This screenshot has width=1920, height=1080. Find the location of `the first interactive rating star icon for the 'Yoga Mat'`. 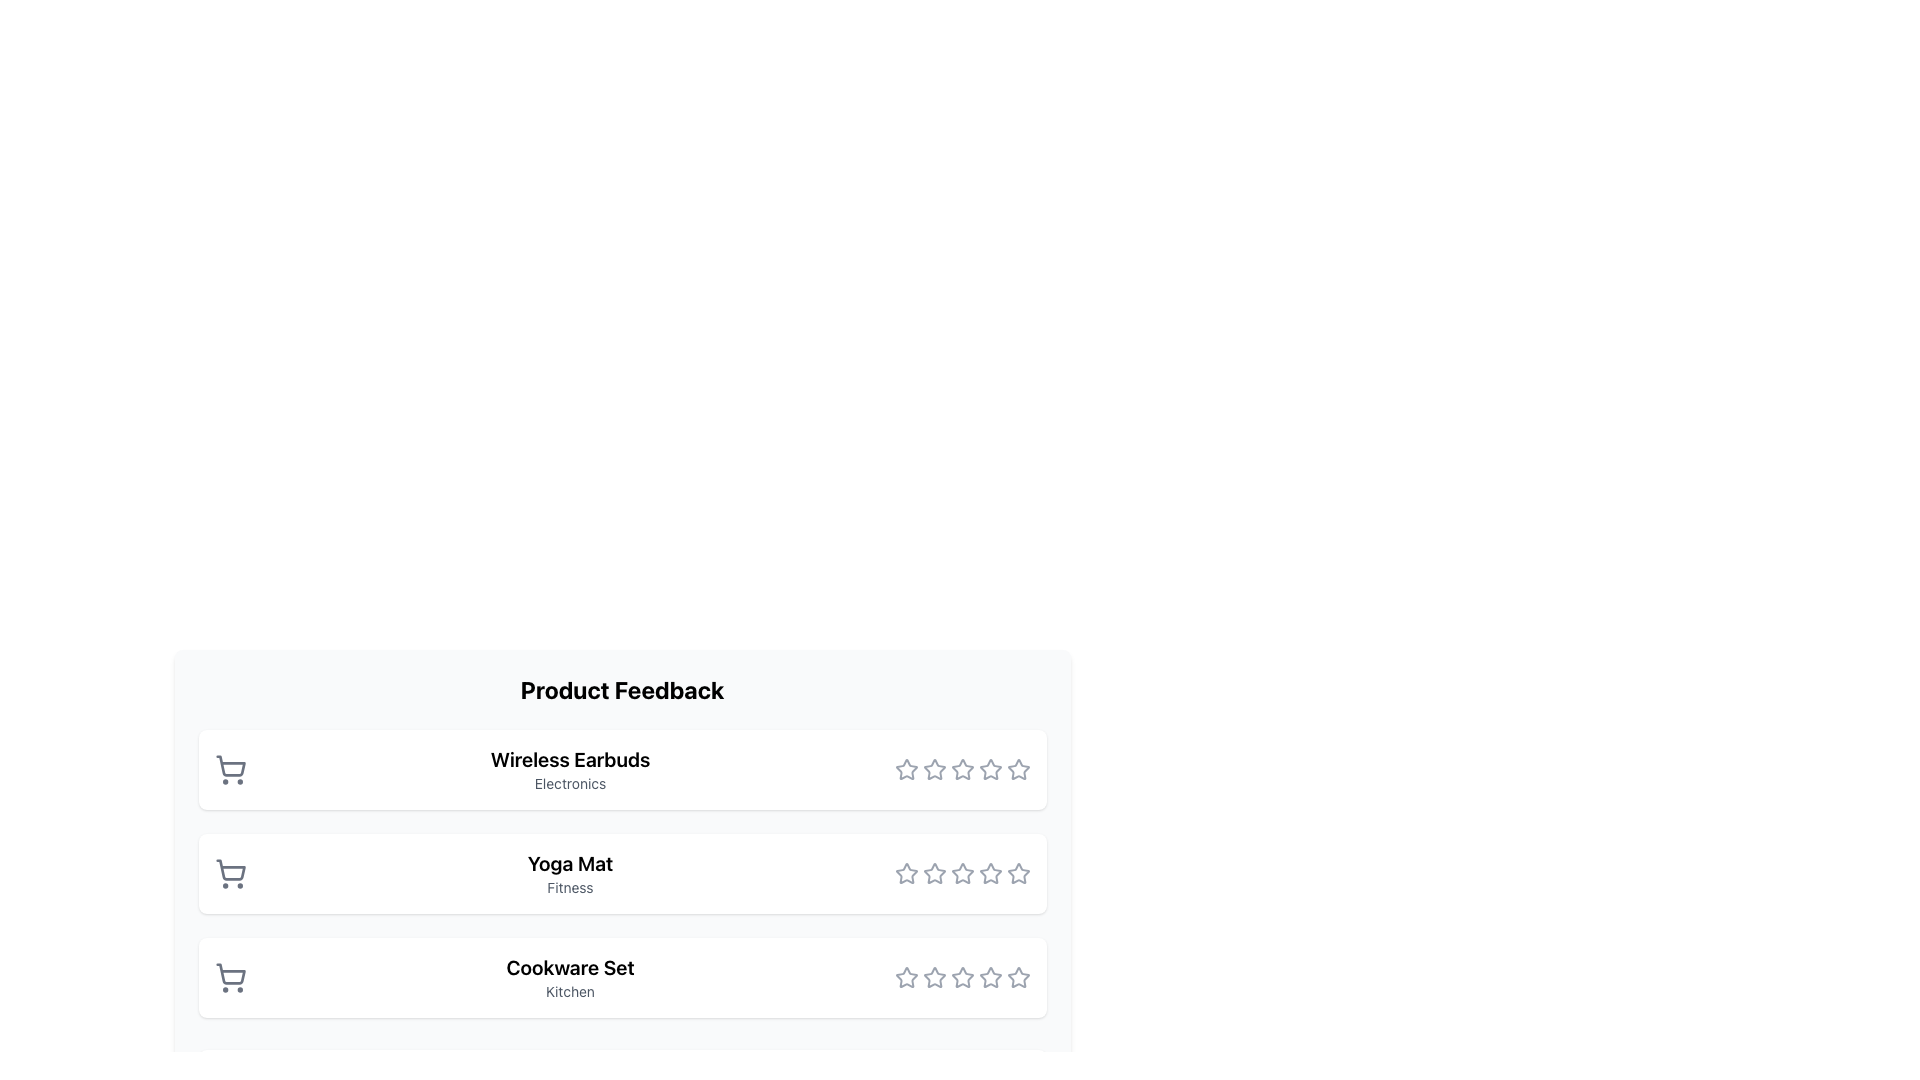

the first interactive rating star icon for the 'Yoga Mat' is located at coordinates (905, 873).